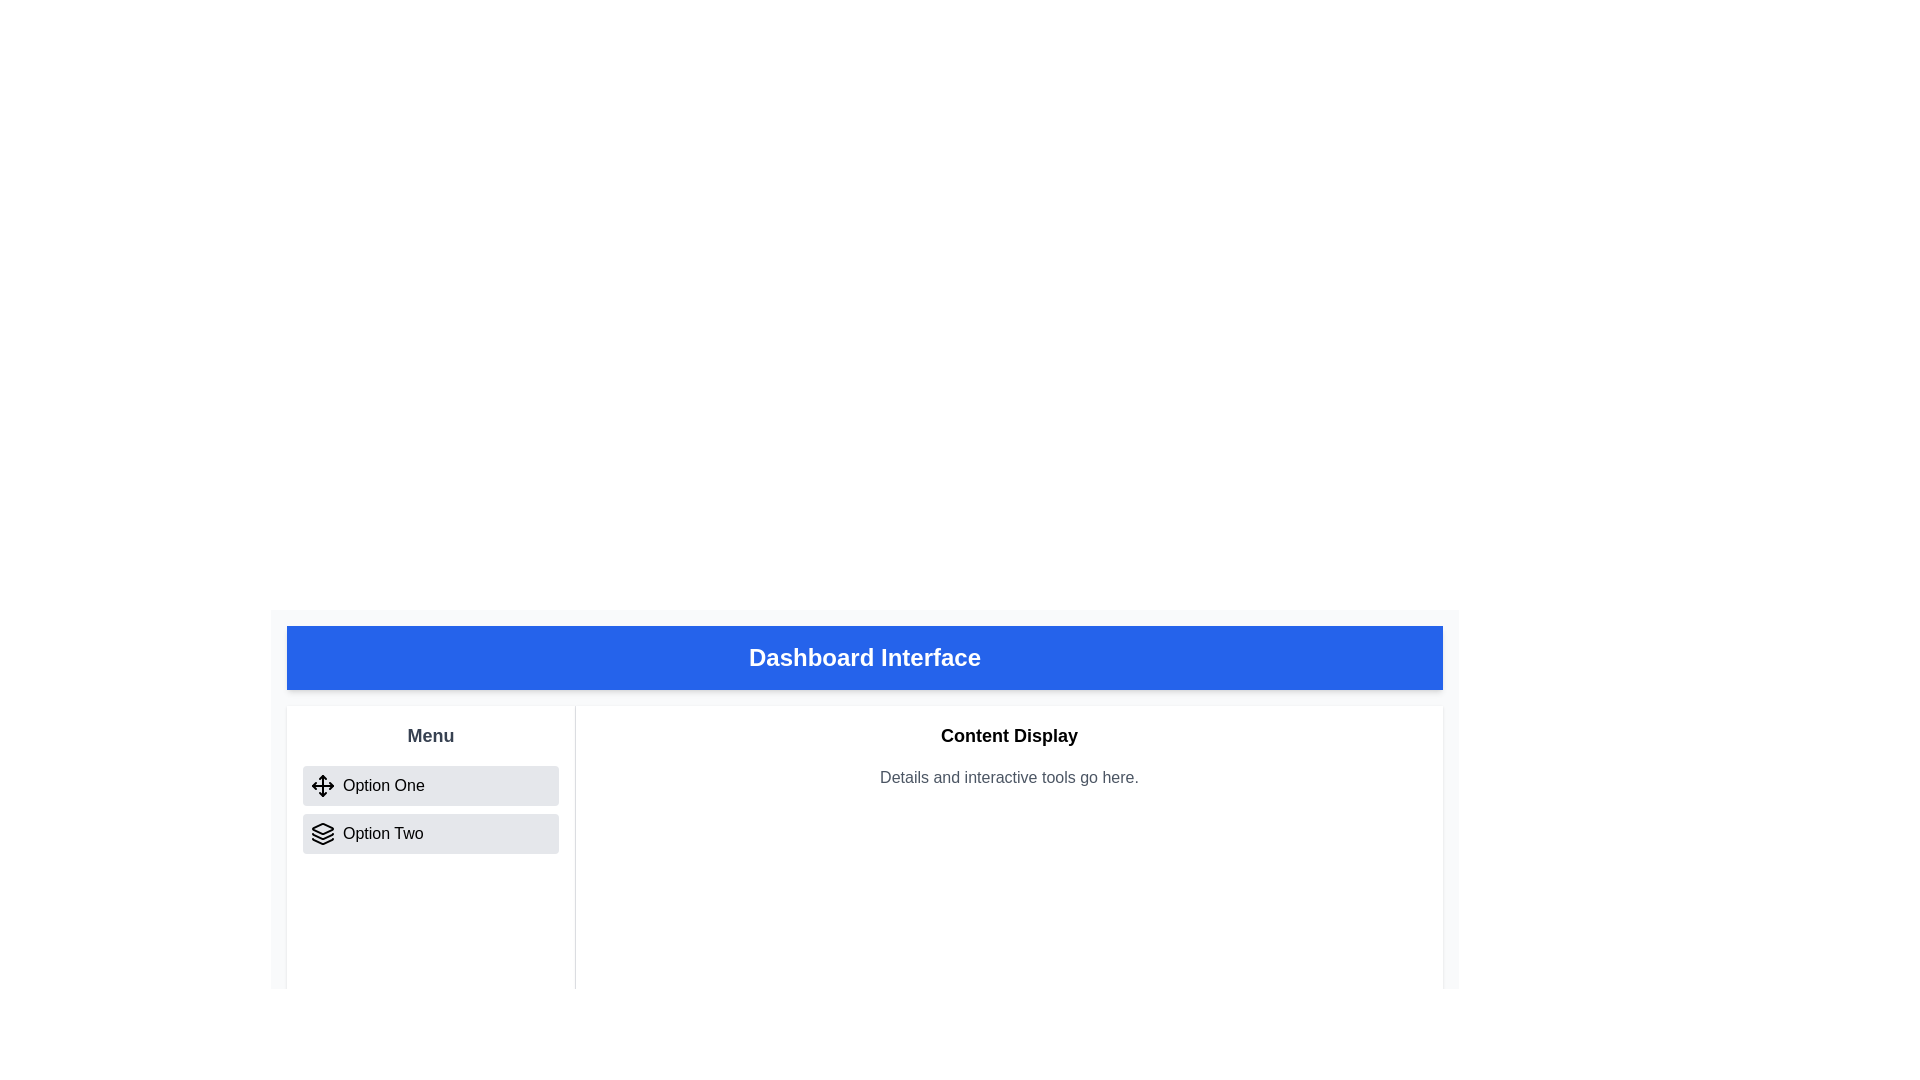  I want to click on the 'Option One' button located in the vertical list of options on the left side of the interface by, so click(430, 785).